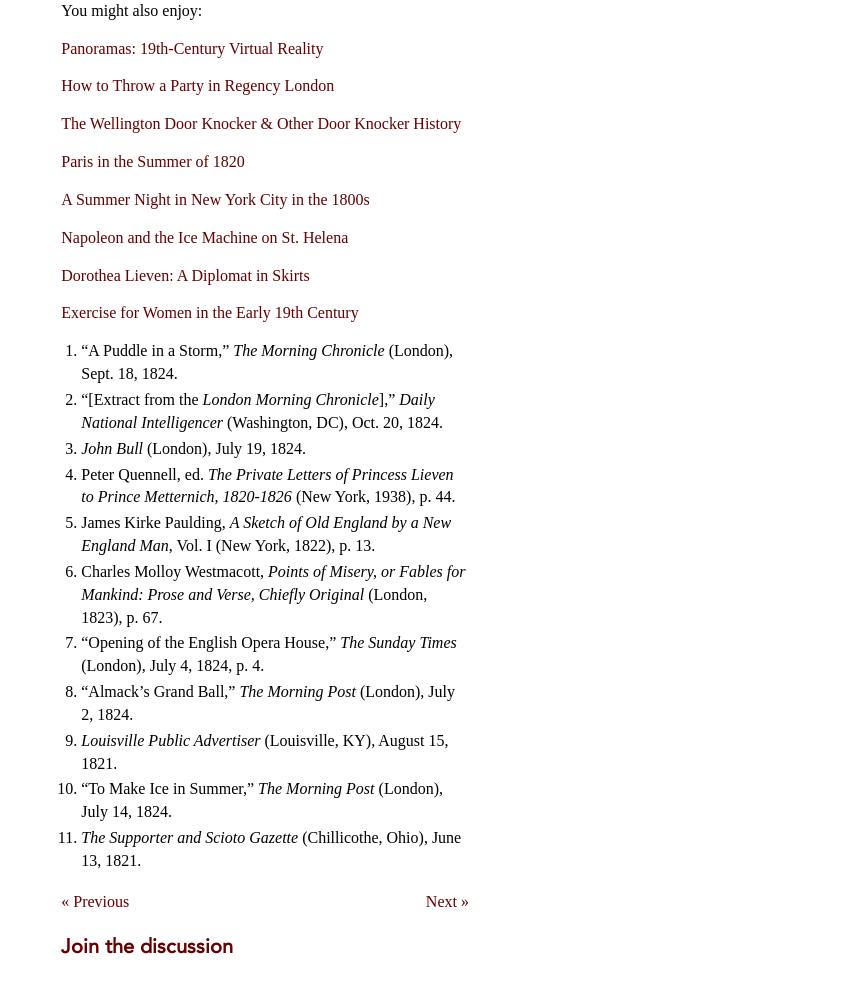 This screenshot has width=850, height=981. I want to click on '(London), July 14, 1824.', so click(260, 800).